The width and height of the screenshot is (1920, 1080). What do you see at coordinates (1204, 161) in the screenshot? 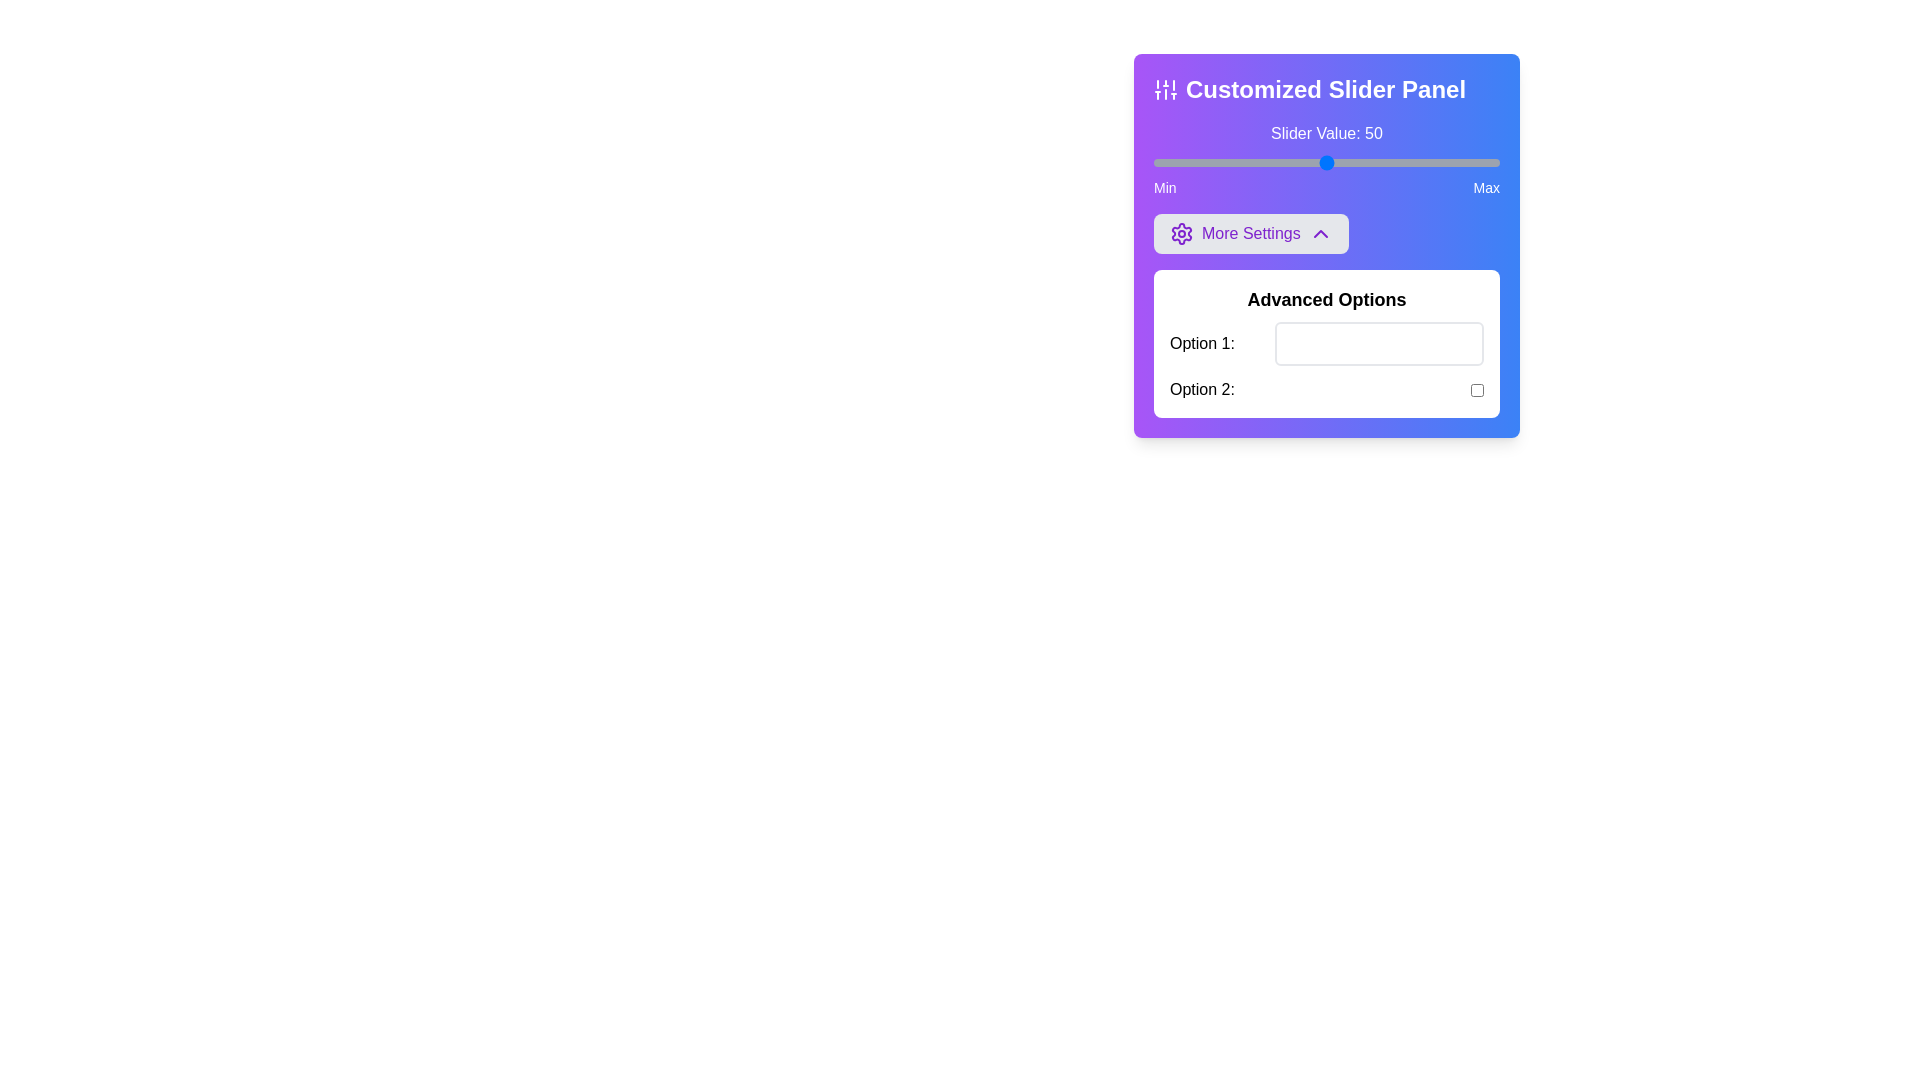
I see `the slider's value` at bounding box center [1204, 161].